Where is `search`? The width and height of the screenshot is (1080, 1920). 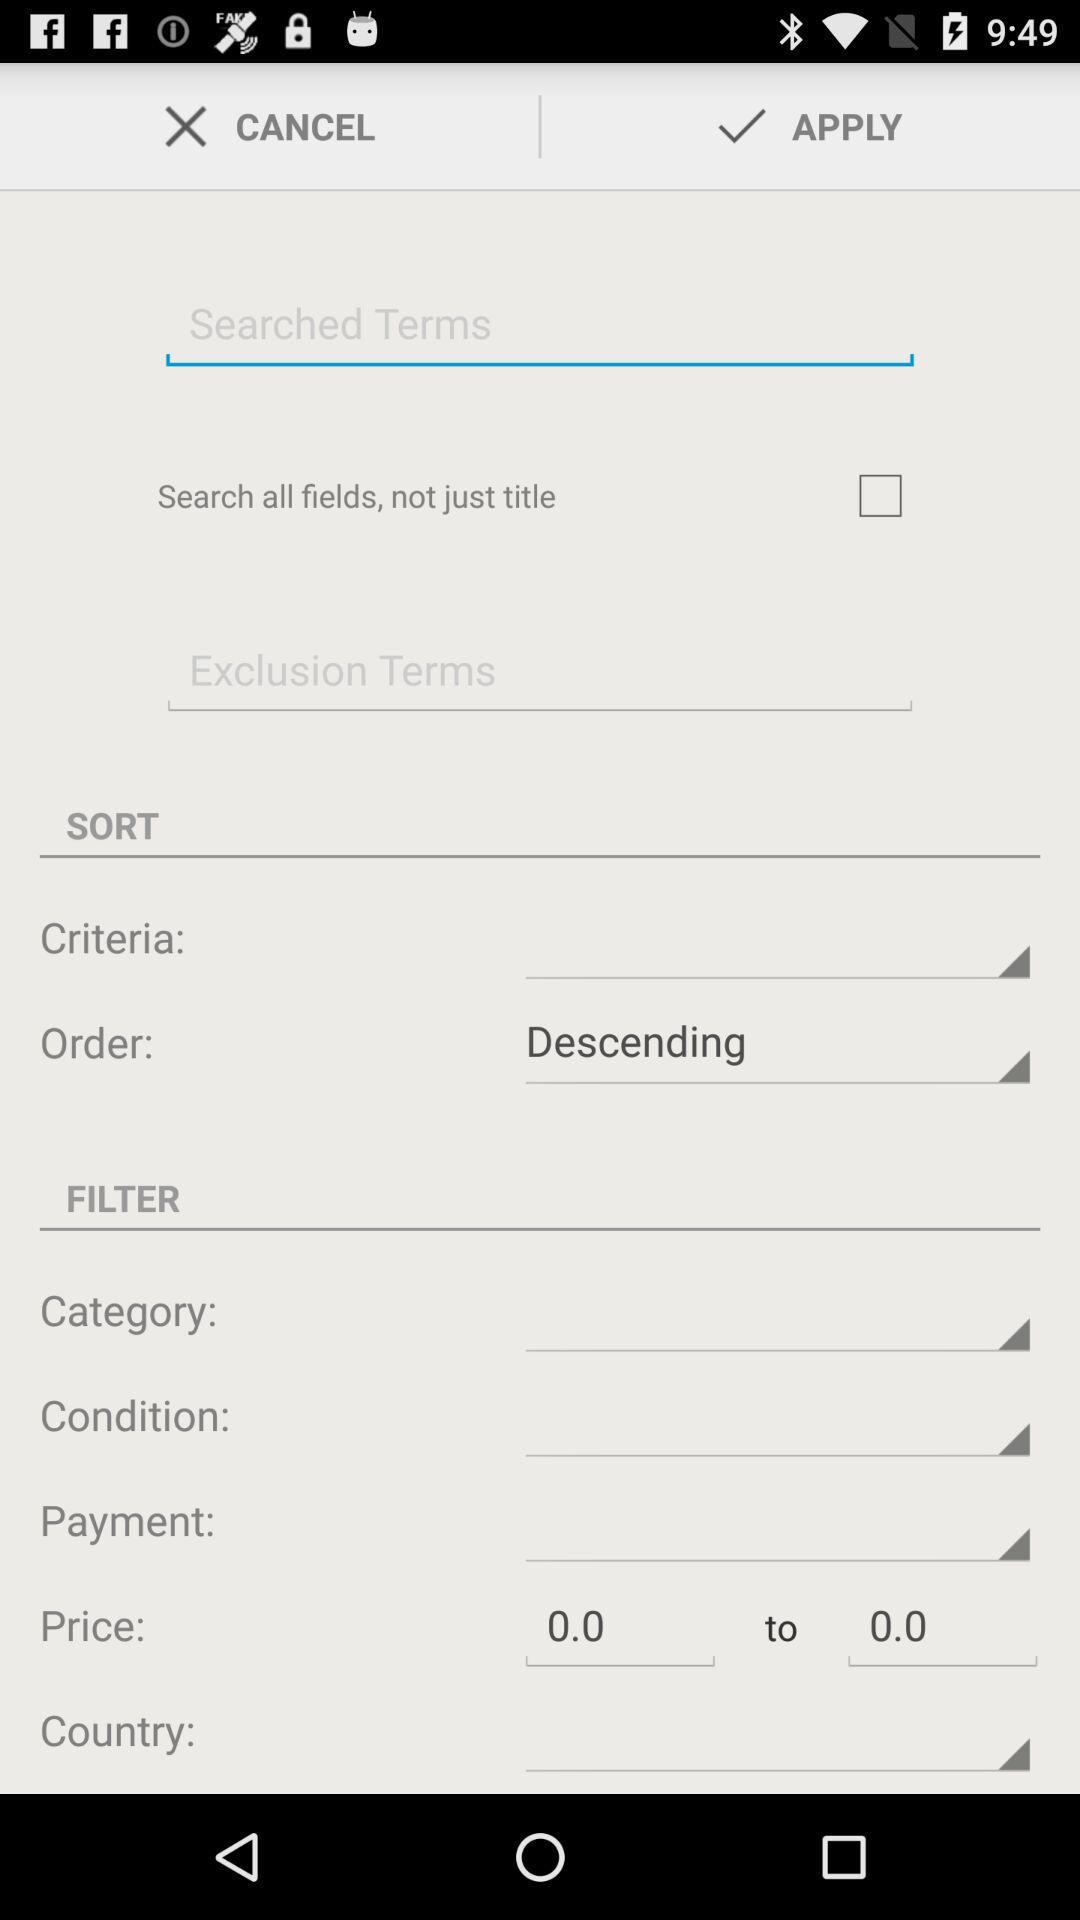 search is located at coordinates (540, 322).